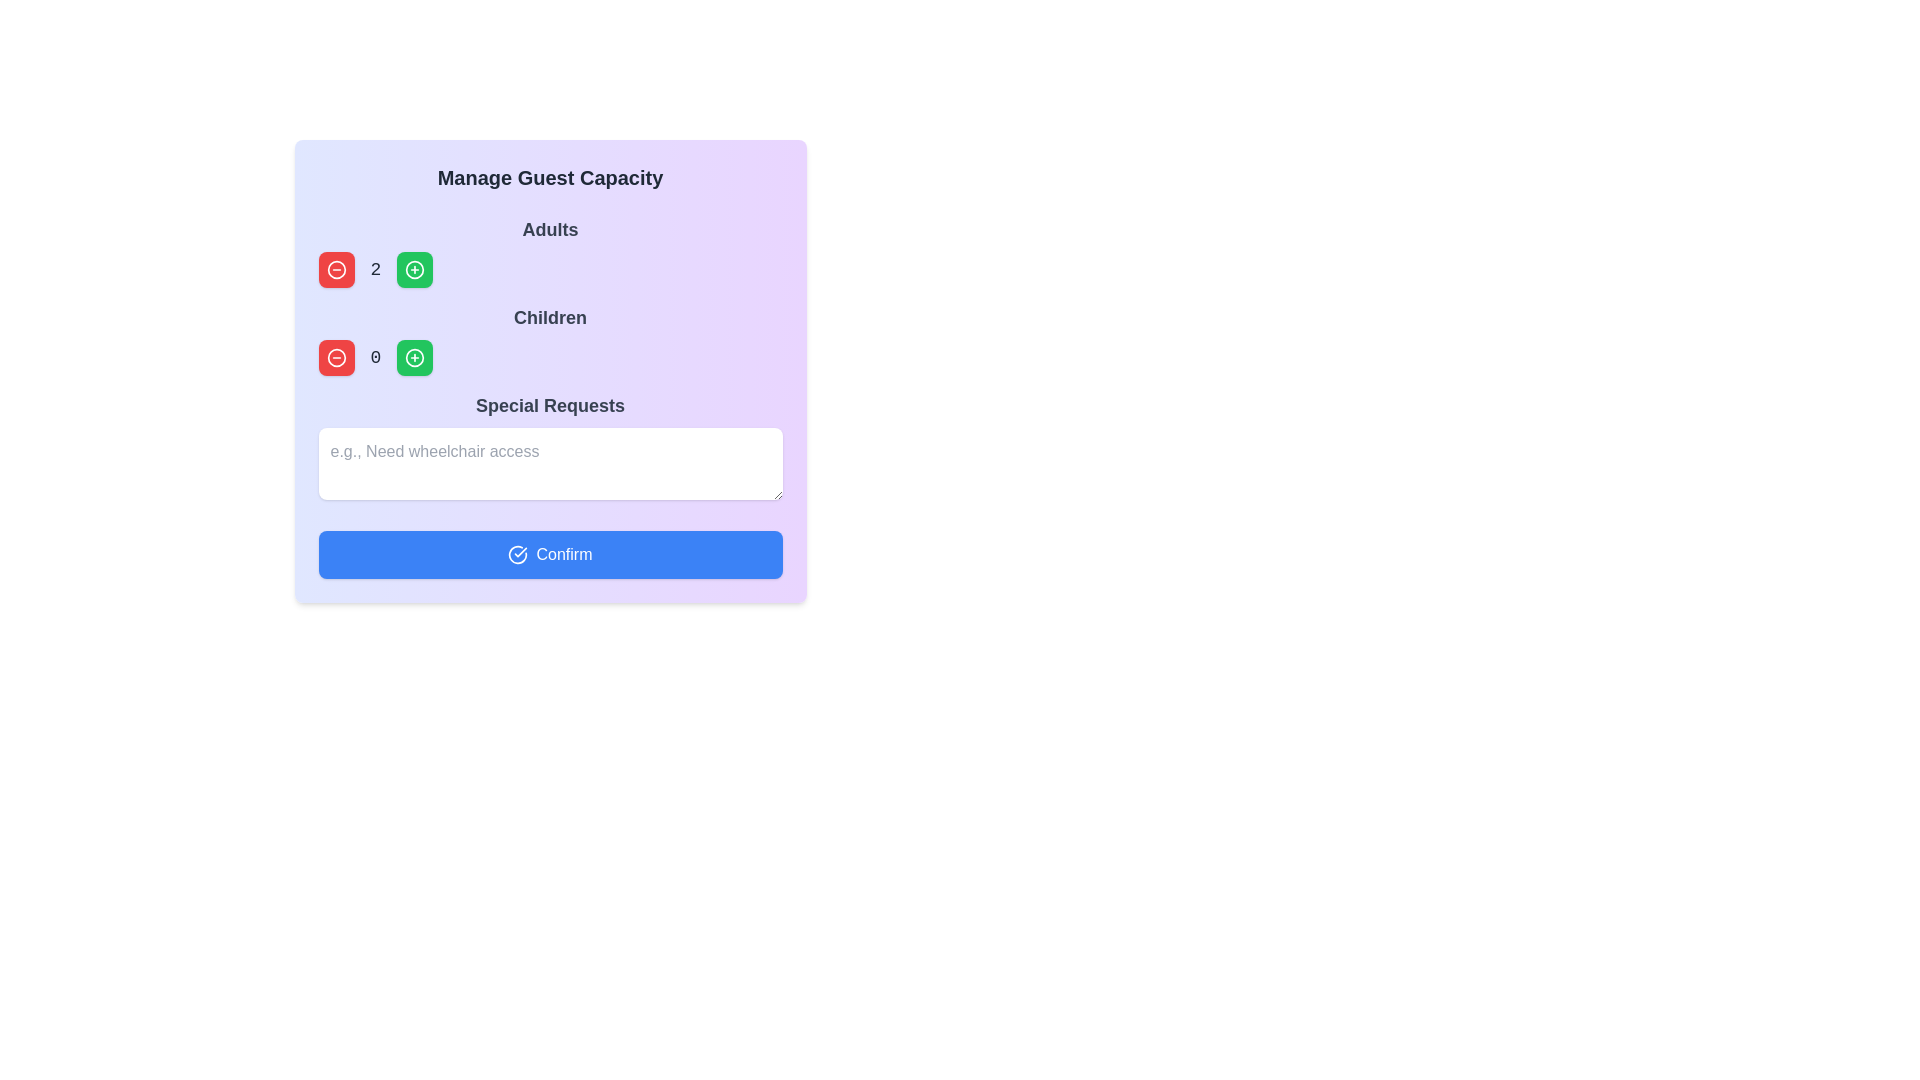 The width and height of the screenshot is (1920, 1080). I want to click on the red circular button representing a decrement action for the 'Adults' category to decrease the count of adults, so click(336, 270).